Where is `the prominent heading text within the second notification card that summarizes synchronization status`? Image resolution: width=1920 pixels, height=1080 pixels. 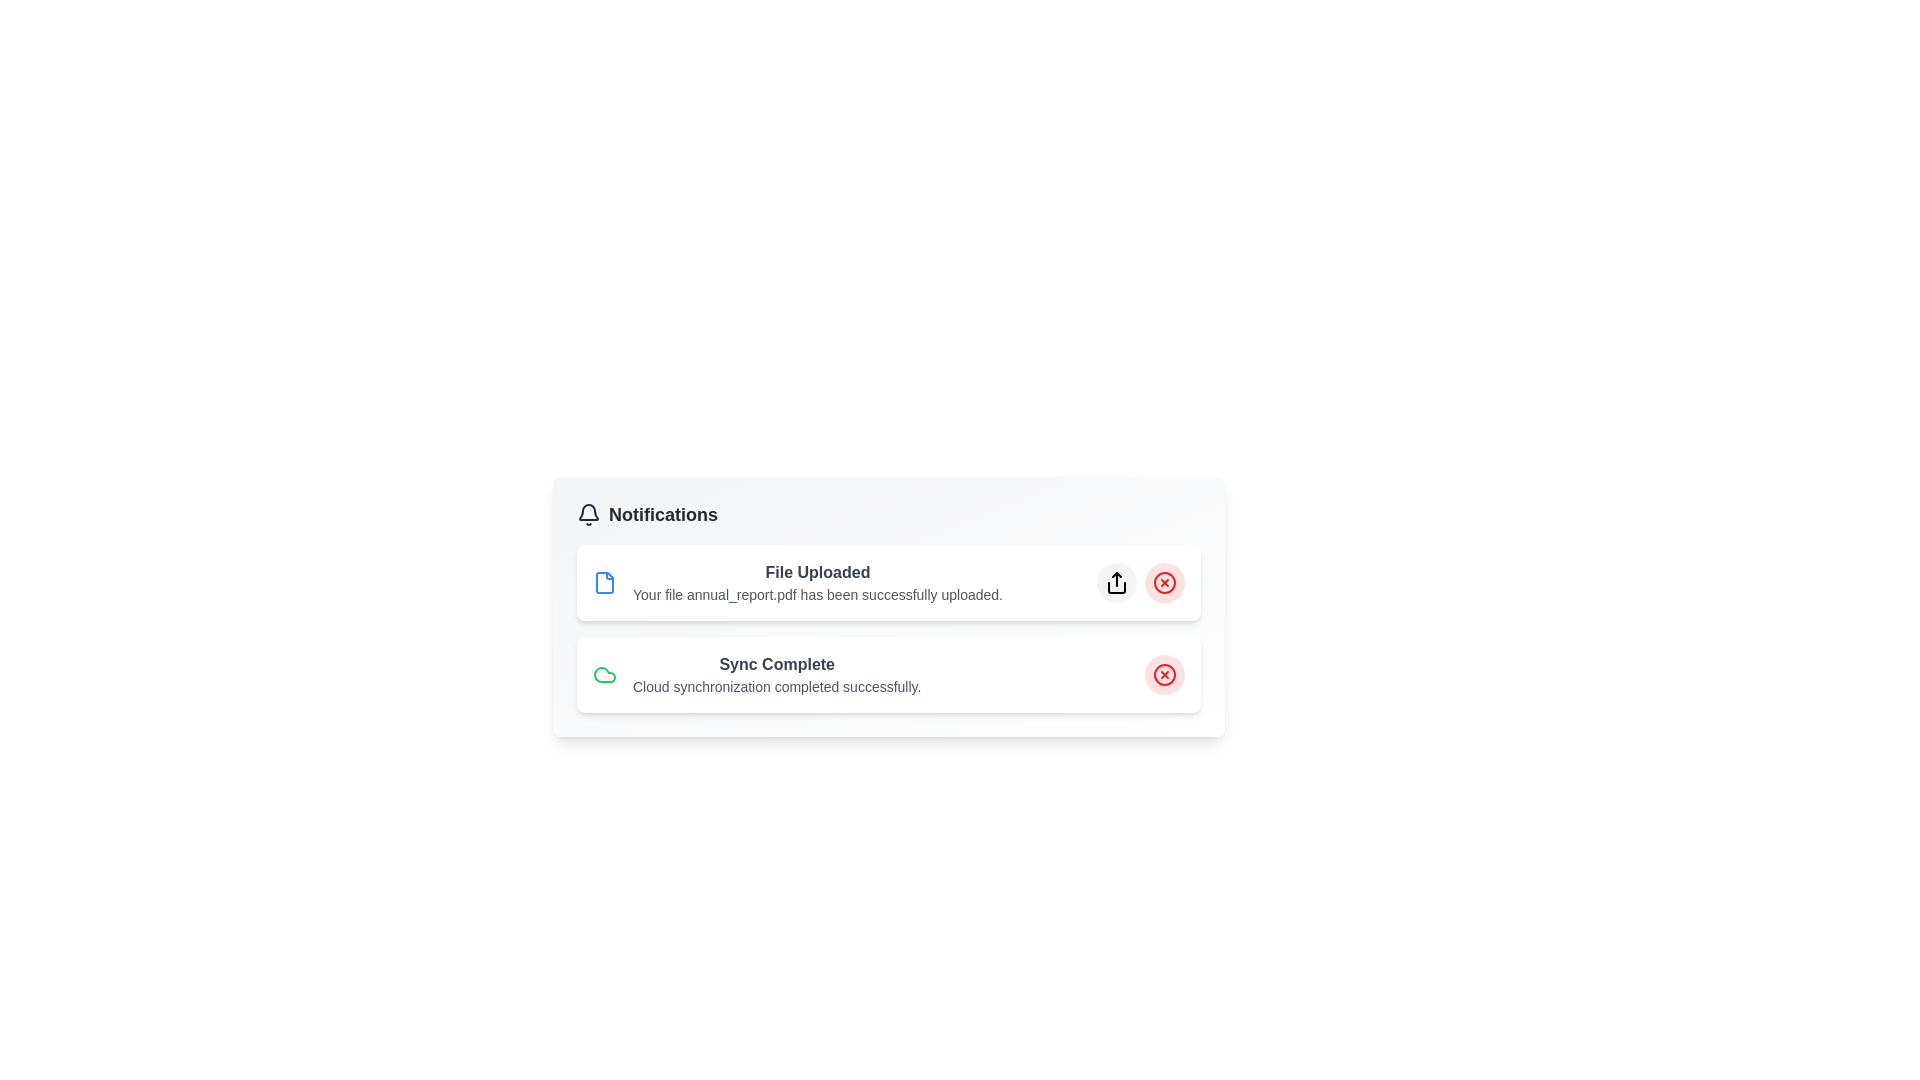
the prominent heading text within the second notification card that summarizes synchronization status is located at coordinates (776, 664).